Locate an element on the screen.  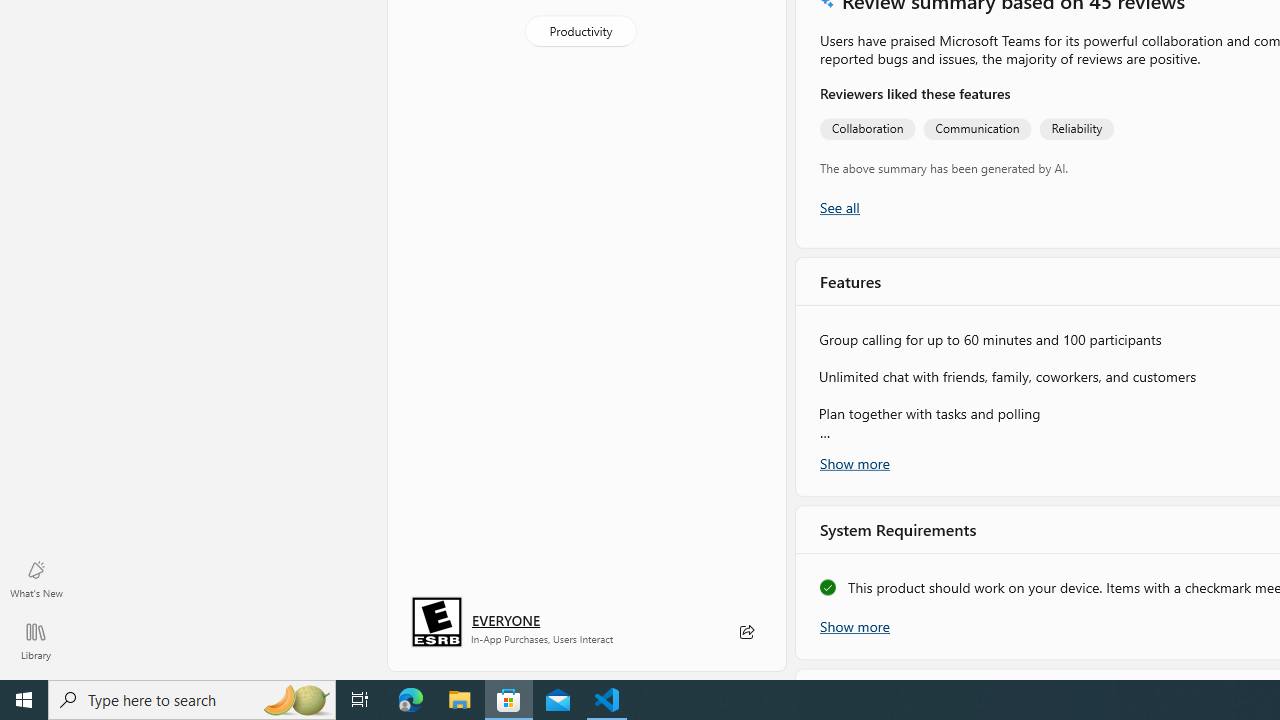
'Age rating: EVERYONE. Click for more information.' is located at coordinates (506, 618).